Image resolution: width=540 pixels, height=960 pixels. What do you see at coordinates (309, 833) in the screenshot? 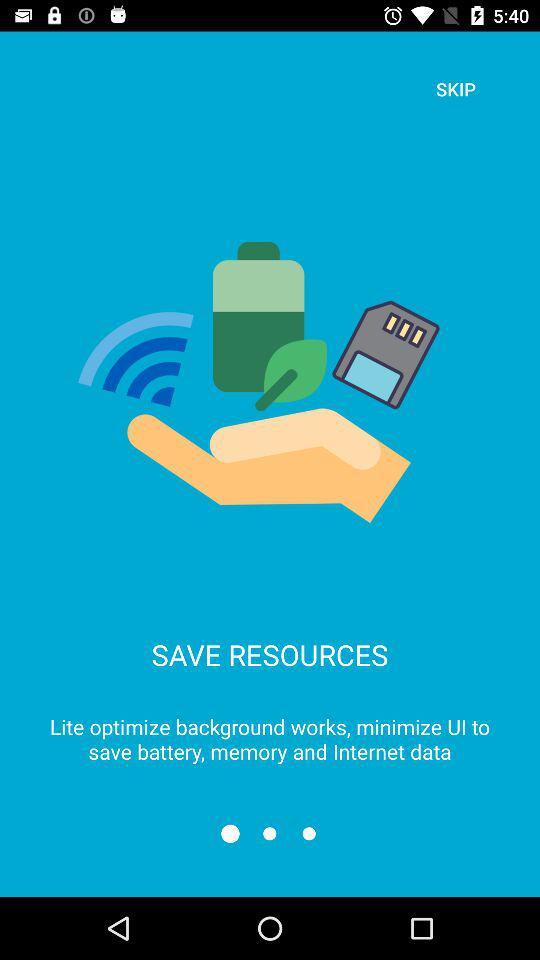
I see `3rd slide` at bounding box center [309, 833].